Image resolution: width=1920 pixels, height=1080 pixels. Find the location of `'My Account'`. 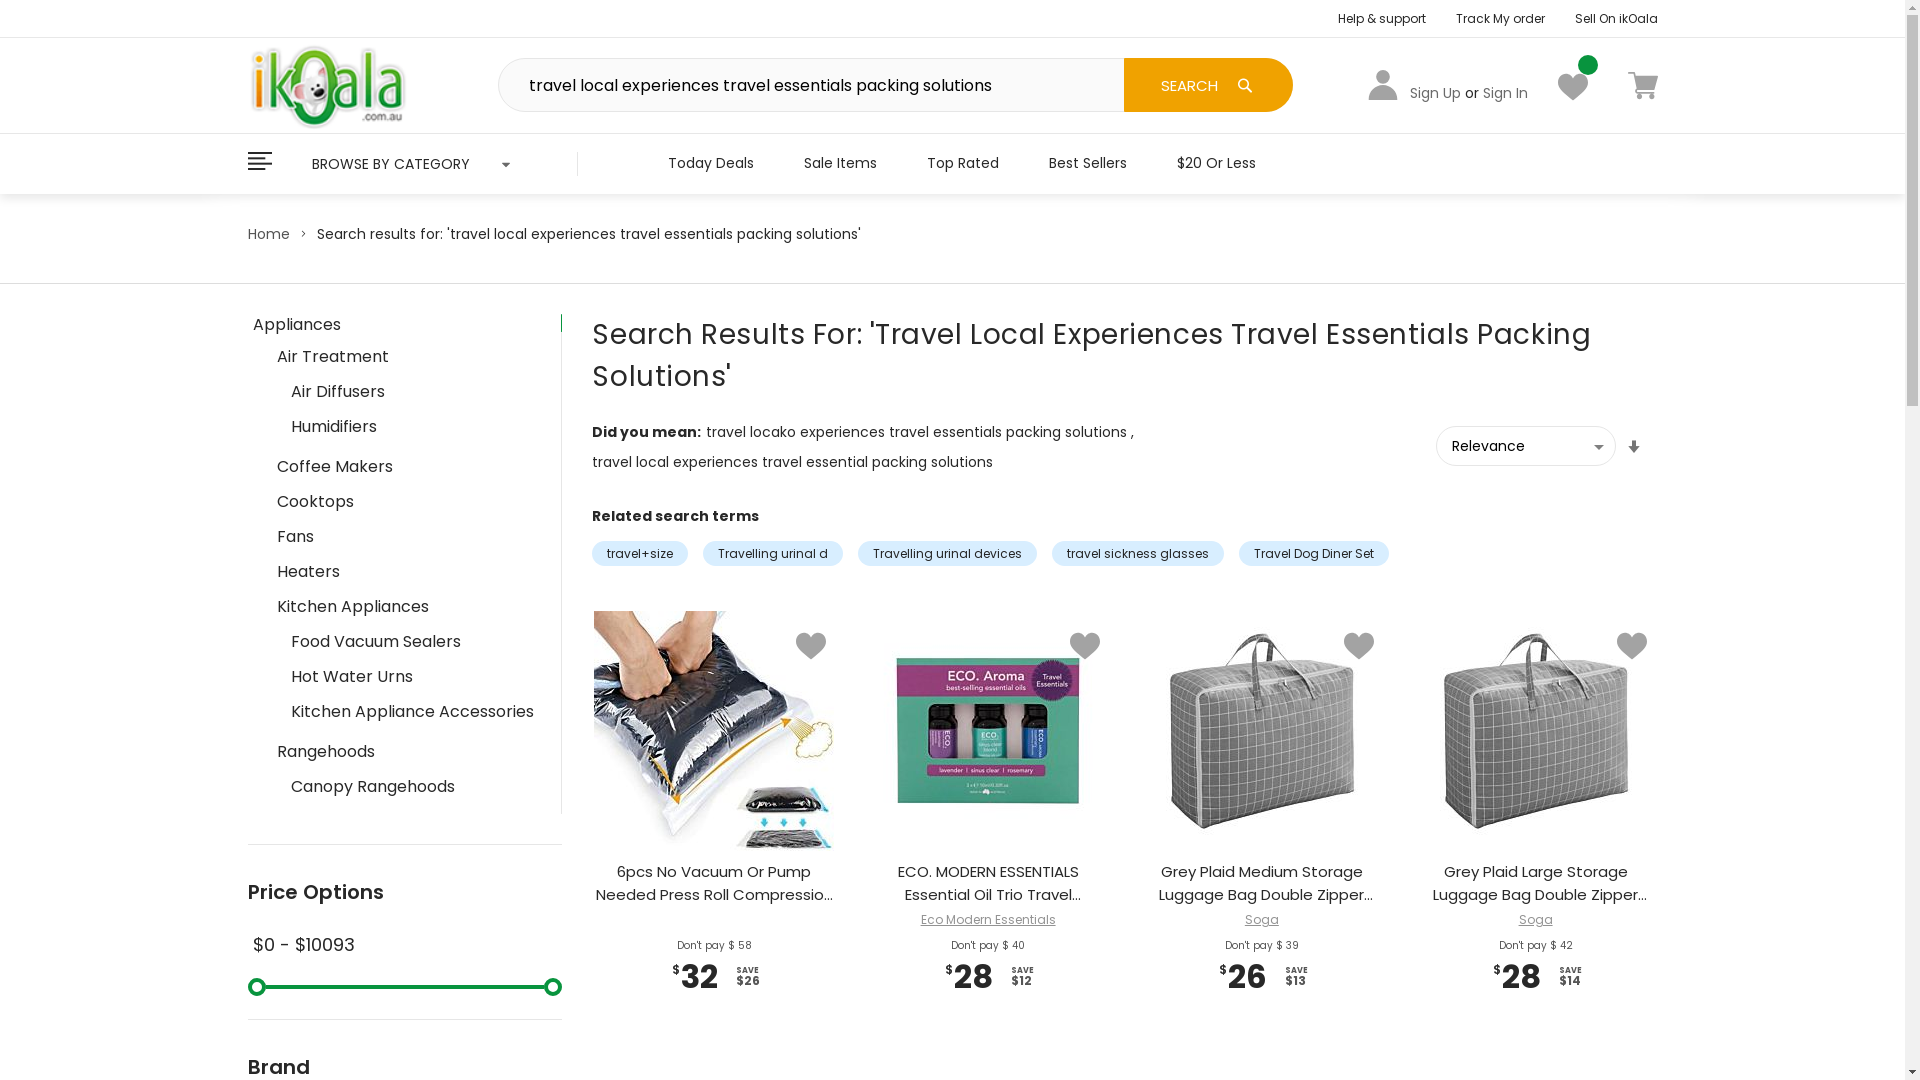

'My Account' is located at coordinates (1381, 83).